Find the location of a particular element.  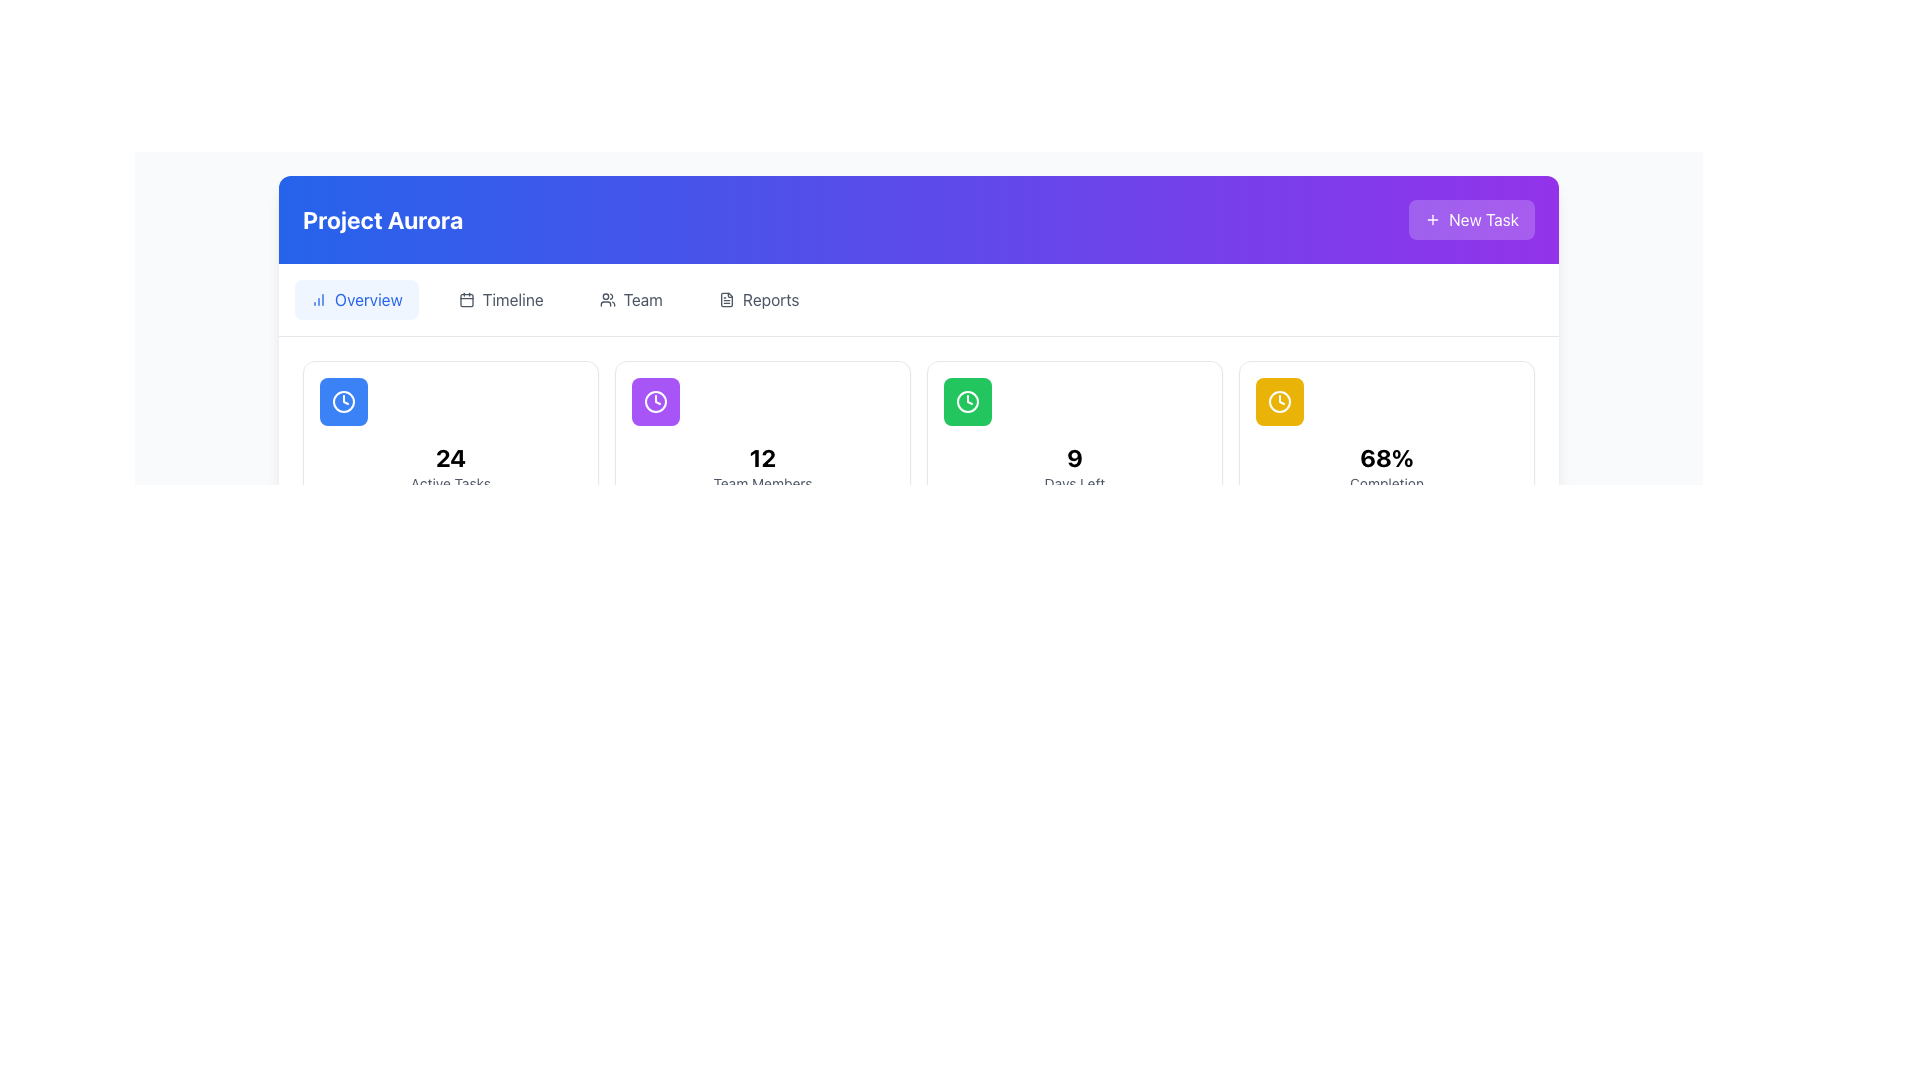

the 'Reports' navigation link located in the header section of the navigation bar is located at coordinates (770, 300).